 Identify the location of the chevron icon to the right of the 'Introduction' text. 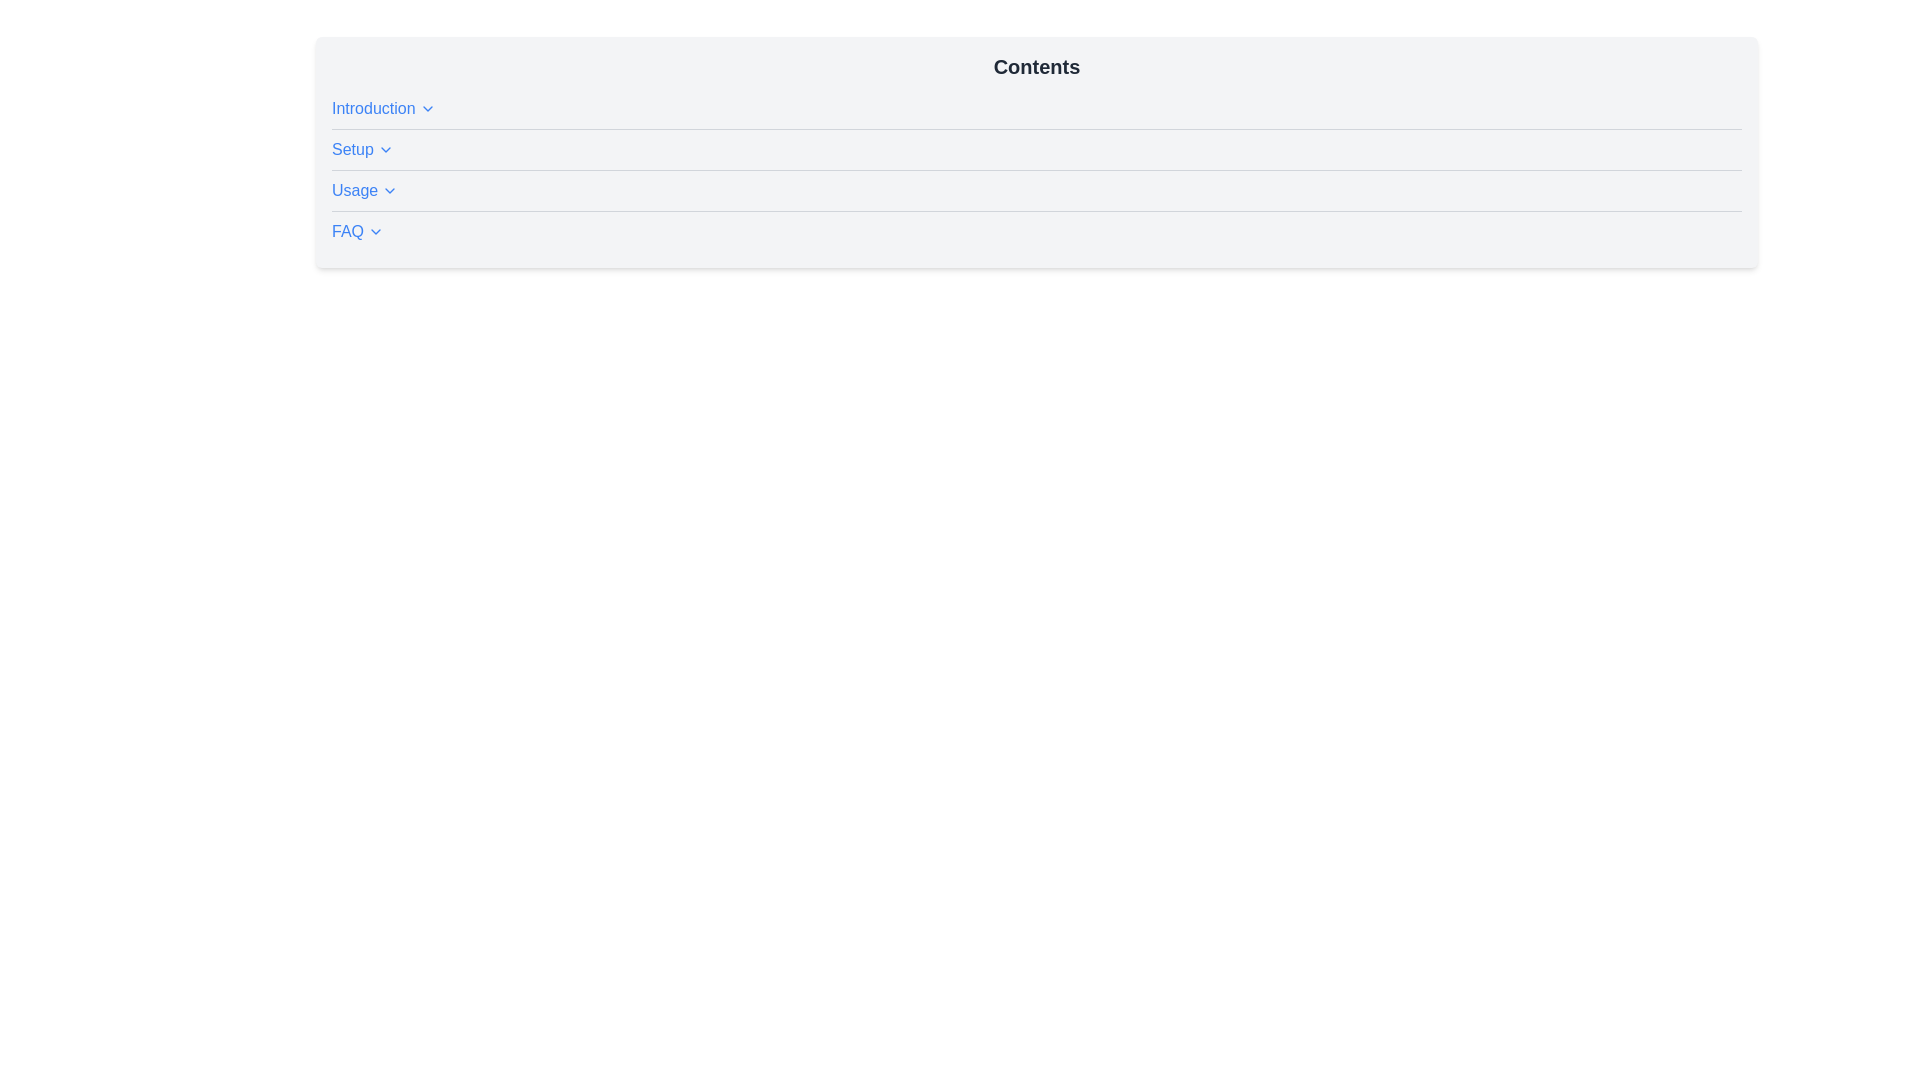
(426, 108).